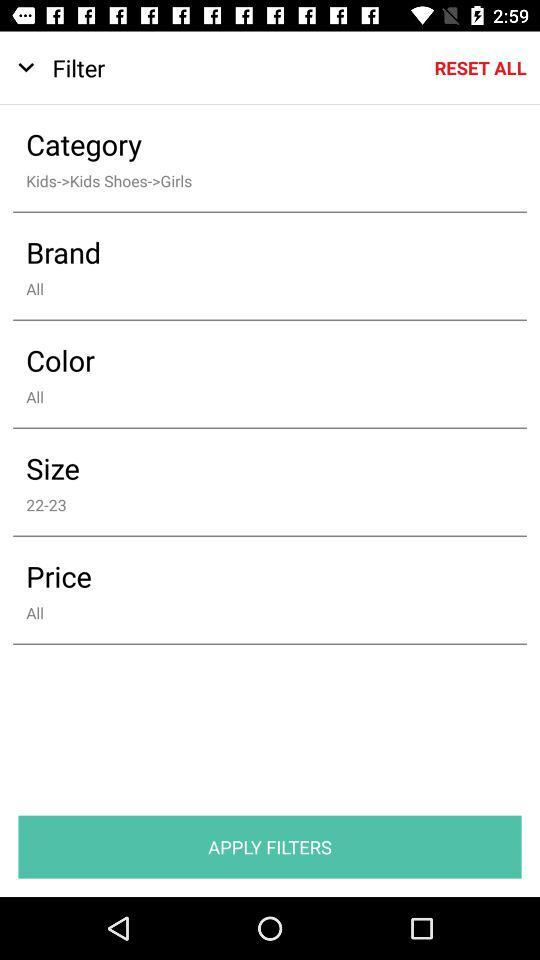 Image resolution: width=540 pixels, height=960 pixels. Describe the element at coordinates (479, 68) in the screenshot. I see `the icon at the top right corner` at that location.